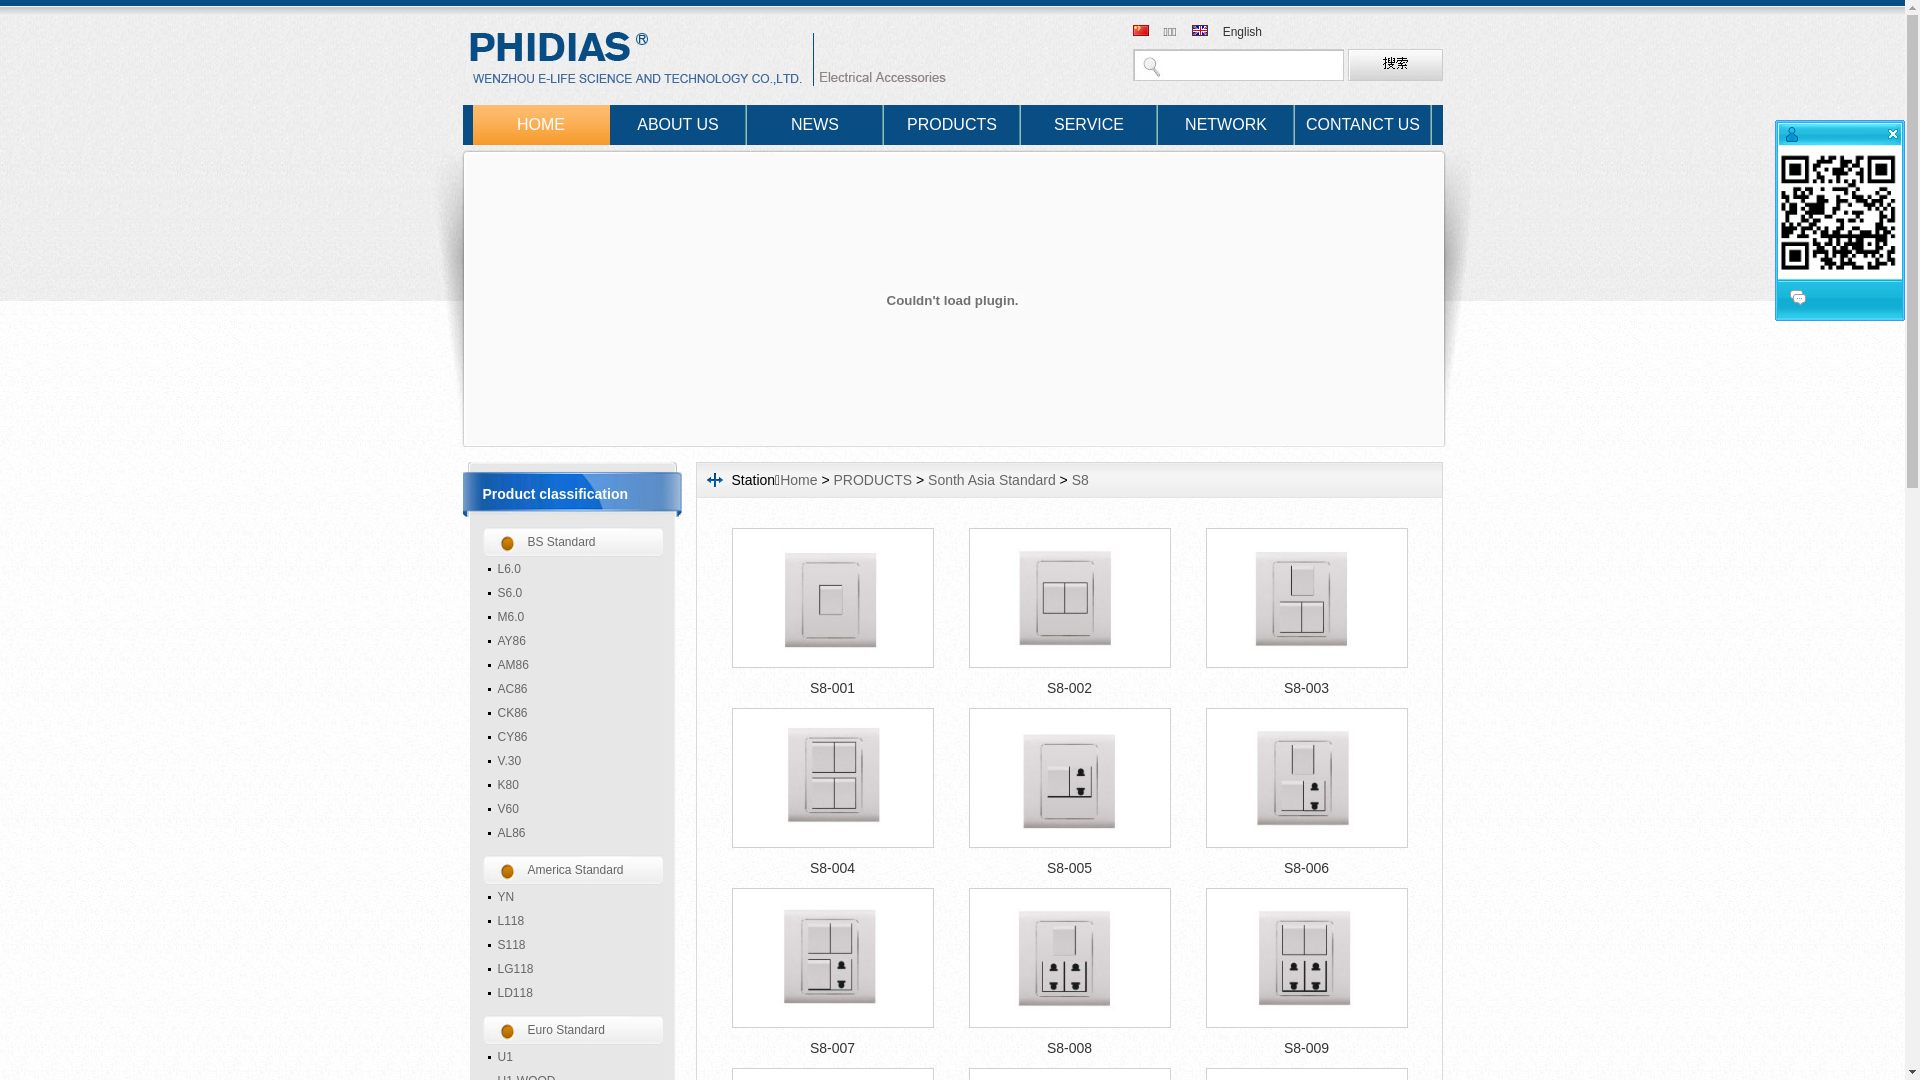 The height and width of the screenshot is (1080, 1920). Describe the element at coordinates (573, 664) in the screenshot. I see `'AM86'` at that location.